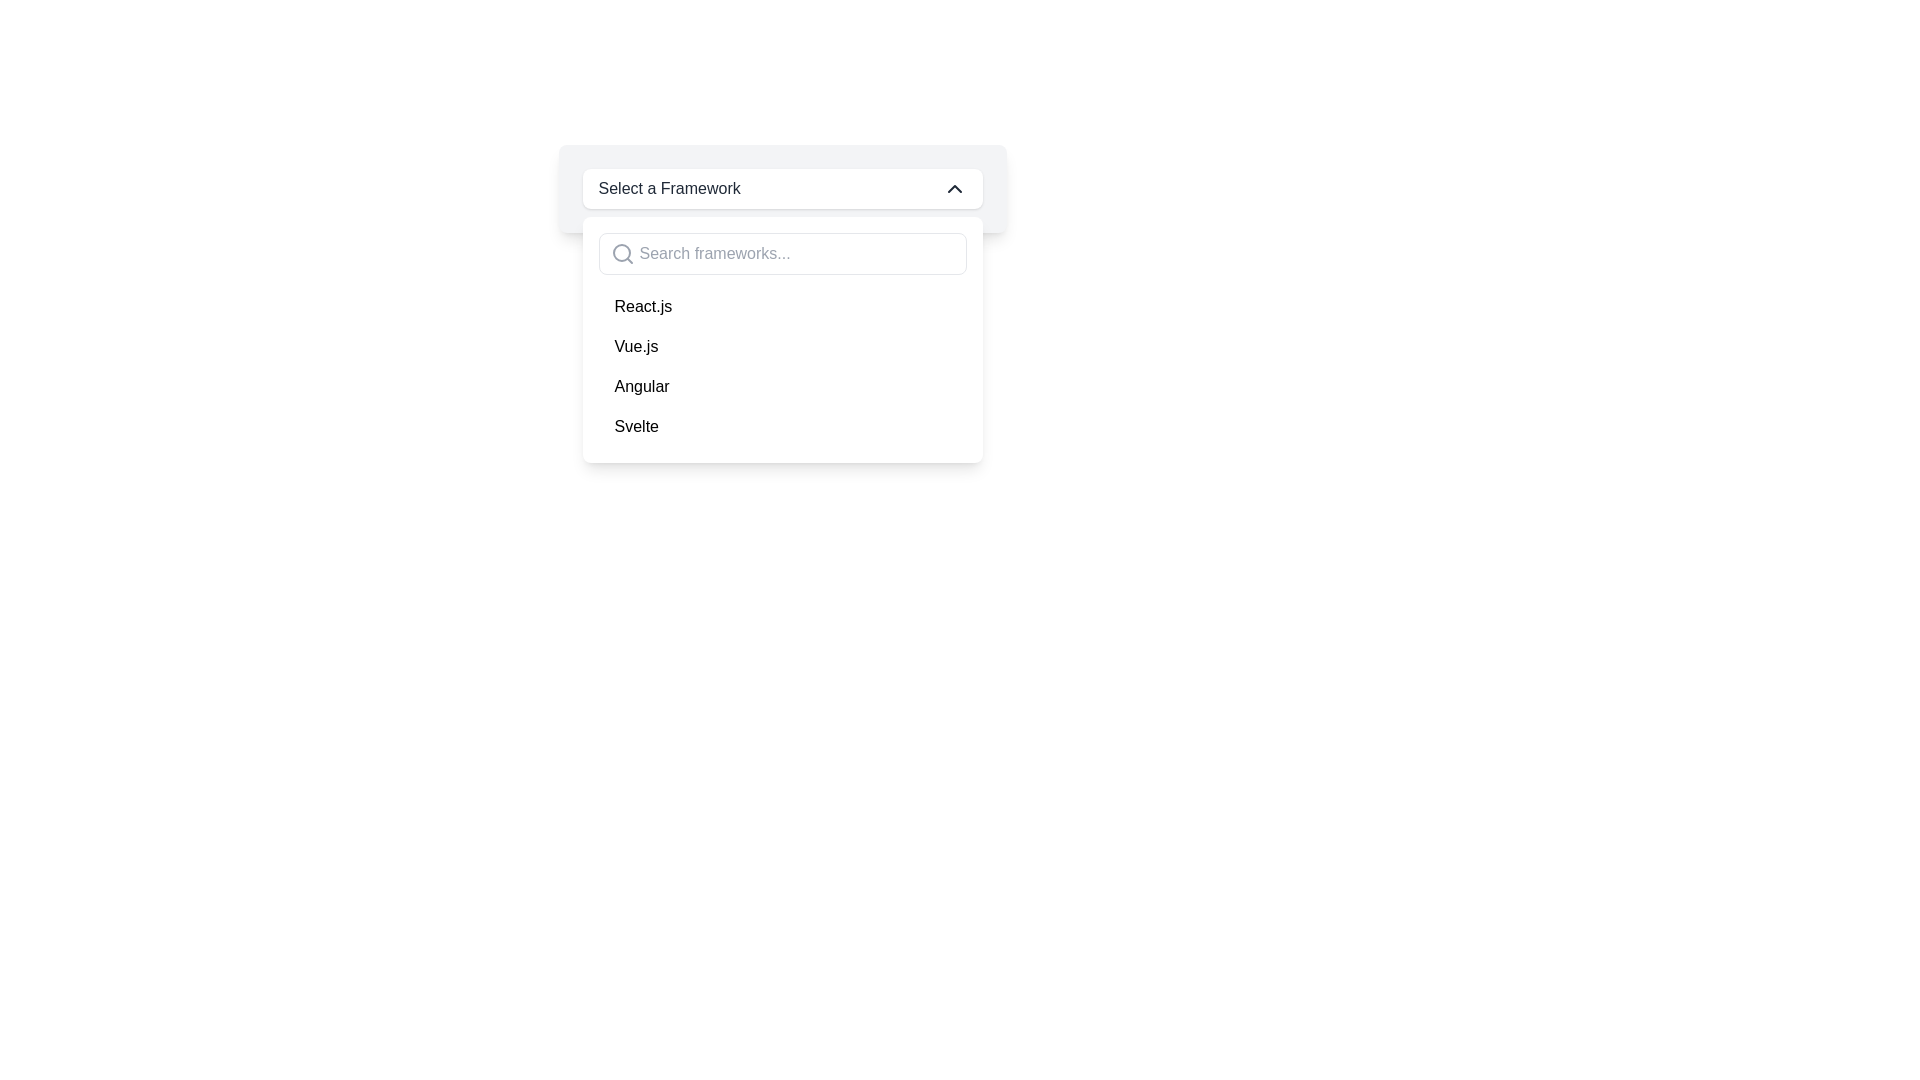  What do you see at coordinates (781, 189) in the screenshot?
I see `the Dropdown header with toggle functionality to enable keyboard interaction` at bounding box center [781, 189].